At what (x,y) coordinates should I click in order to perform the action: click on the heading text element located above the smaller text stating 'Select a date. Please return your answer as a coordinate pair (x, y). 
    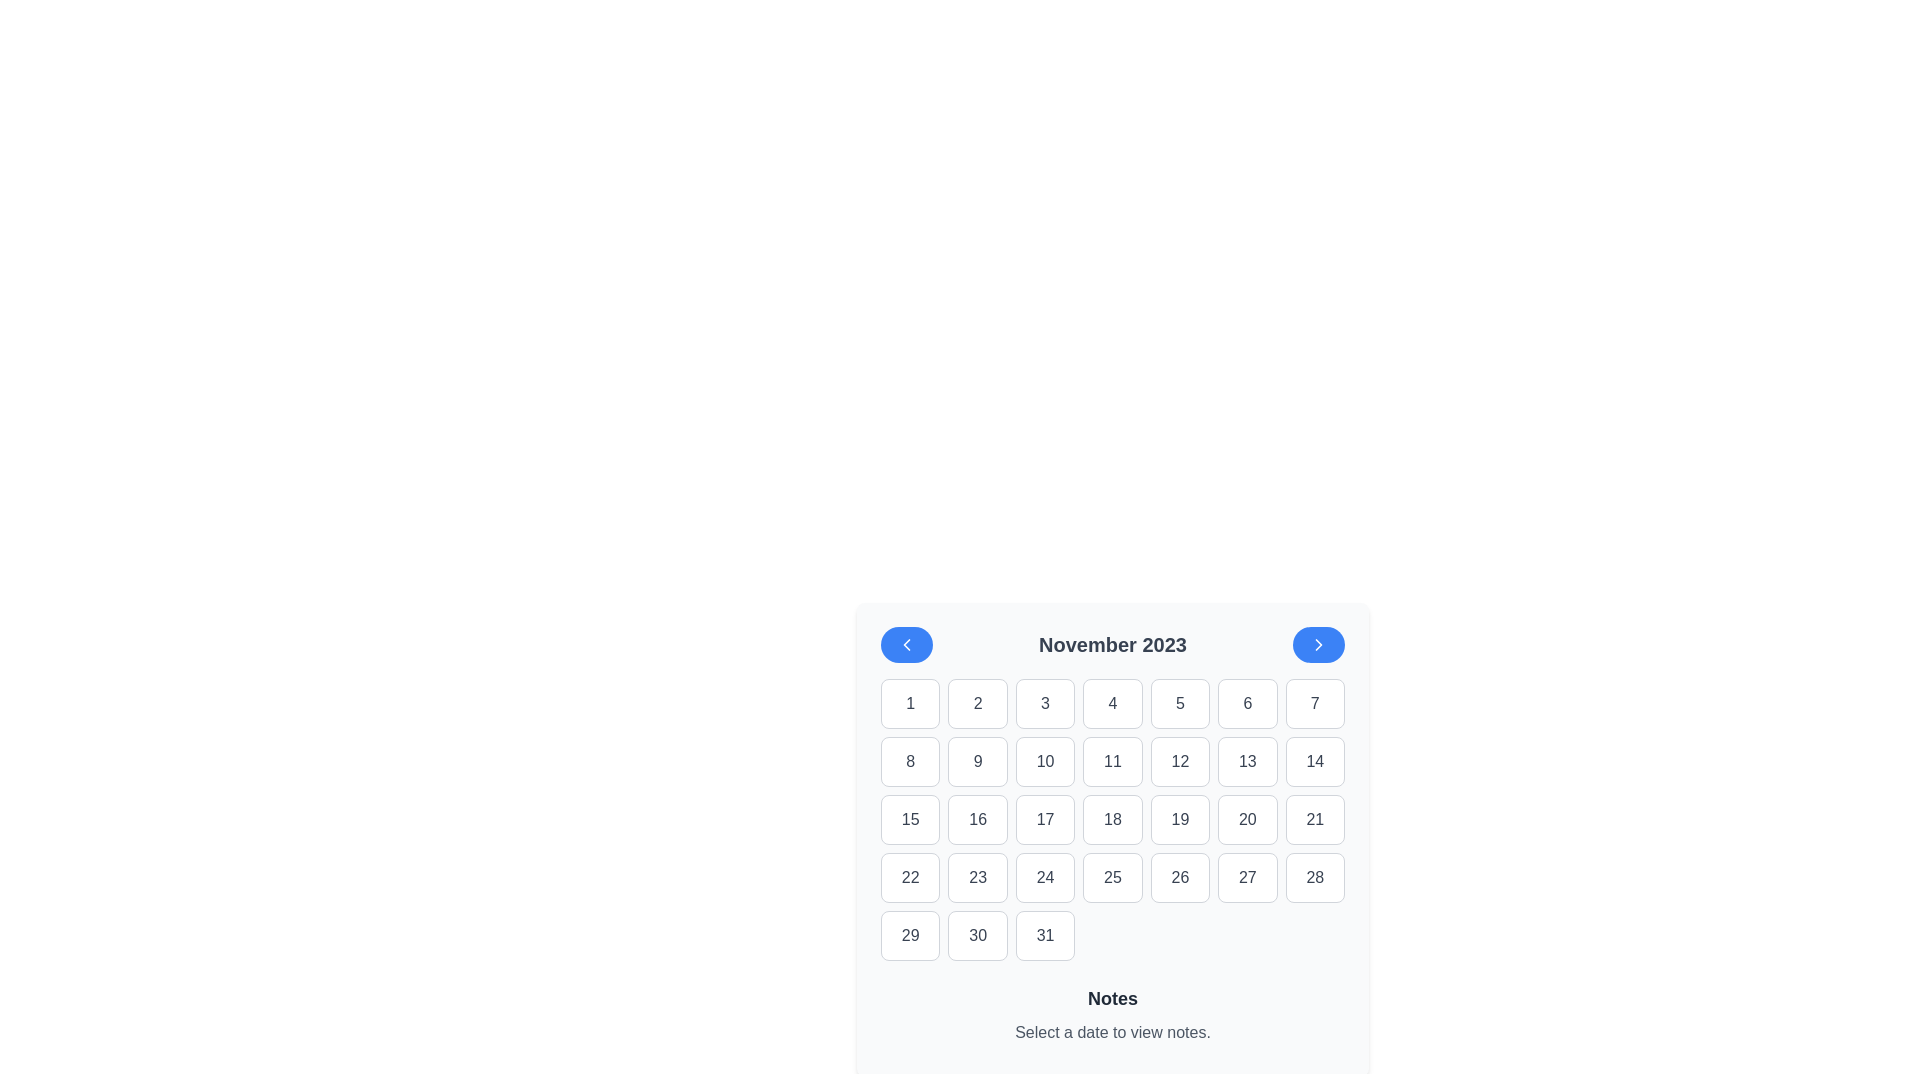
    Looking at the image, I should click on (1112, 999).